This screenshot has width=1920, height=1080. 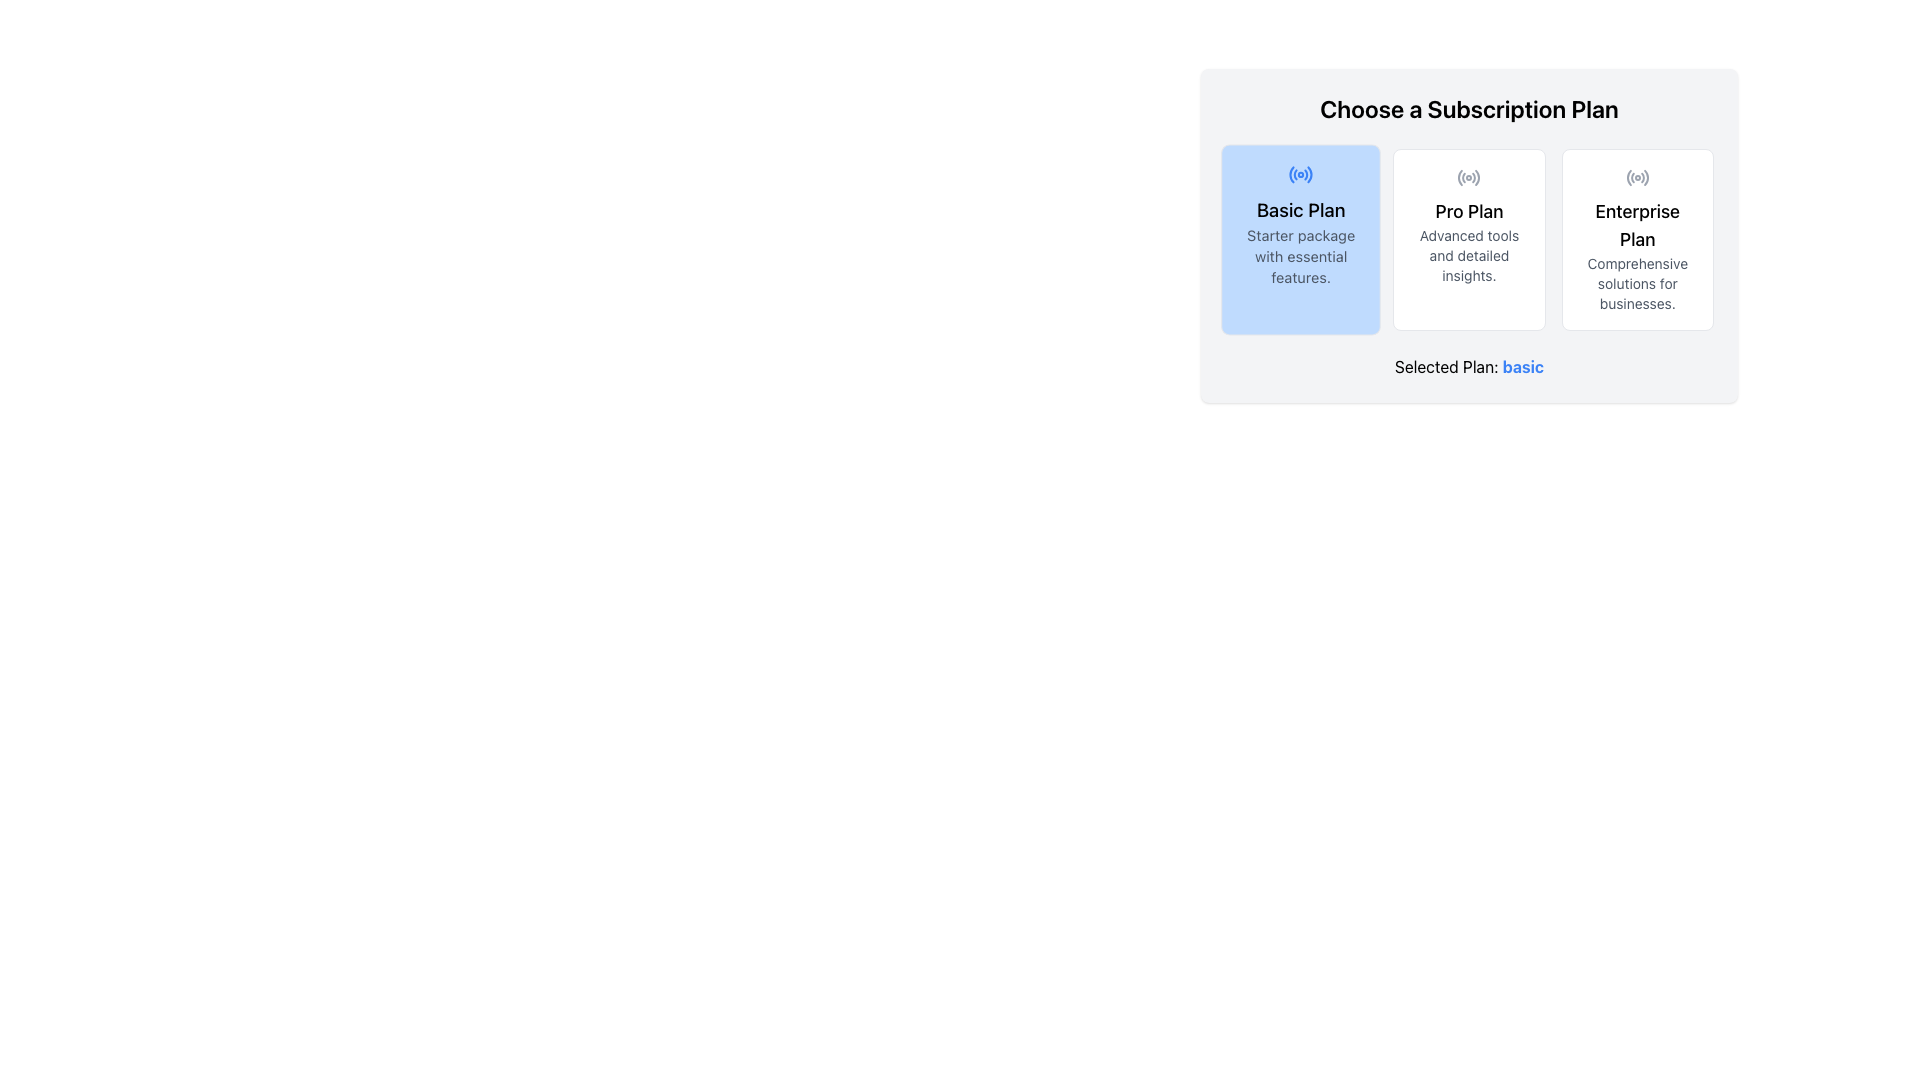 I want to click on the decorative graphic representing the 'Pro Plan' designation, which is part of the second option in the subscription plan selection, so click(x=1478, y=176).